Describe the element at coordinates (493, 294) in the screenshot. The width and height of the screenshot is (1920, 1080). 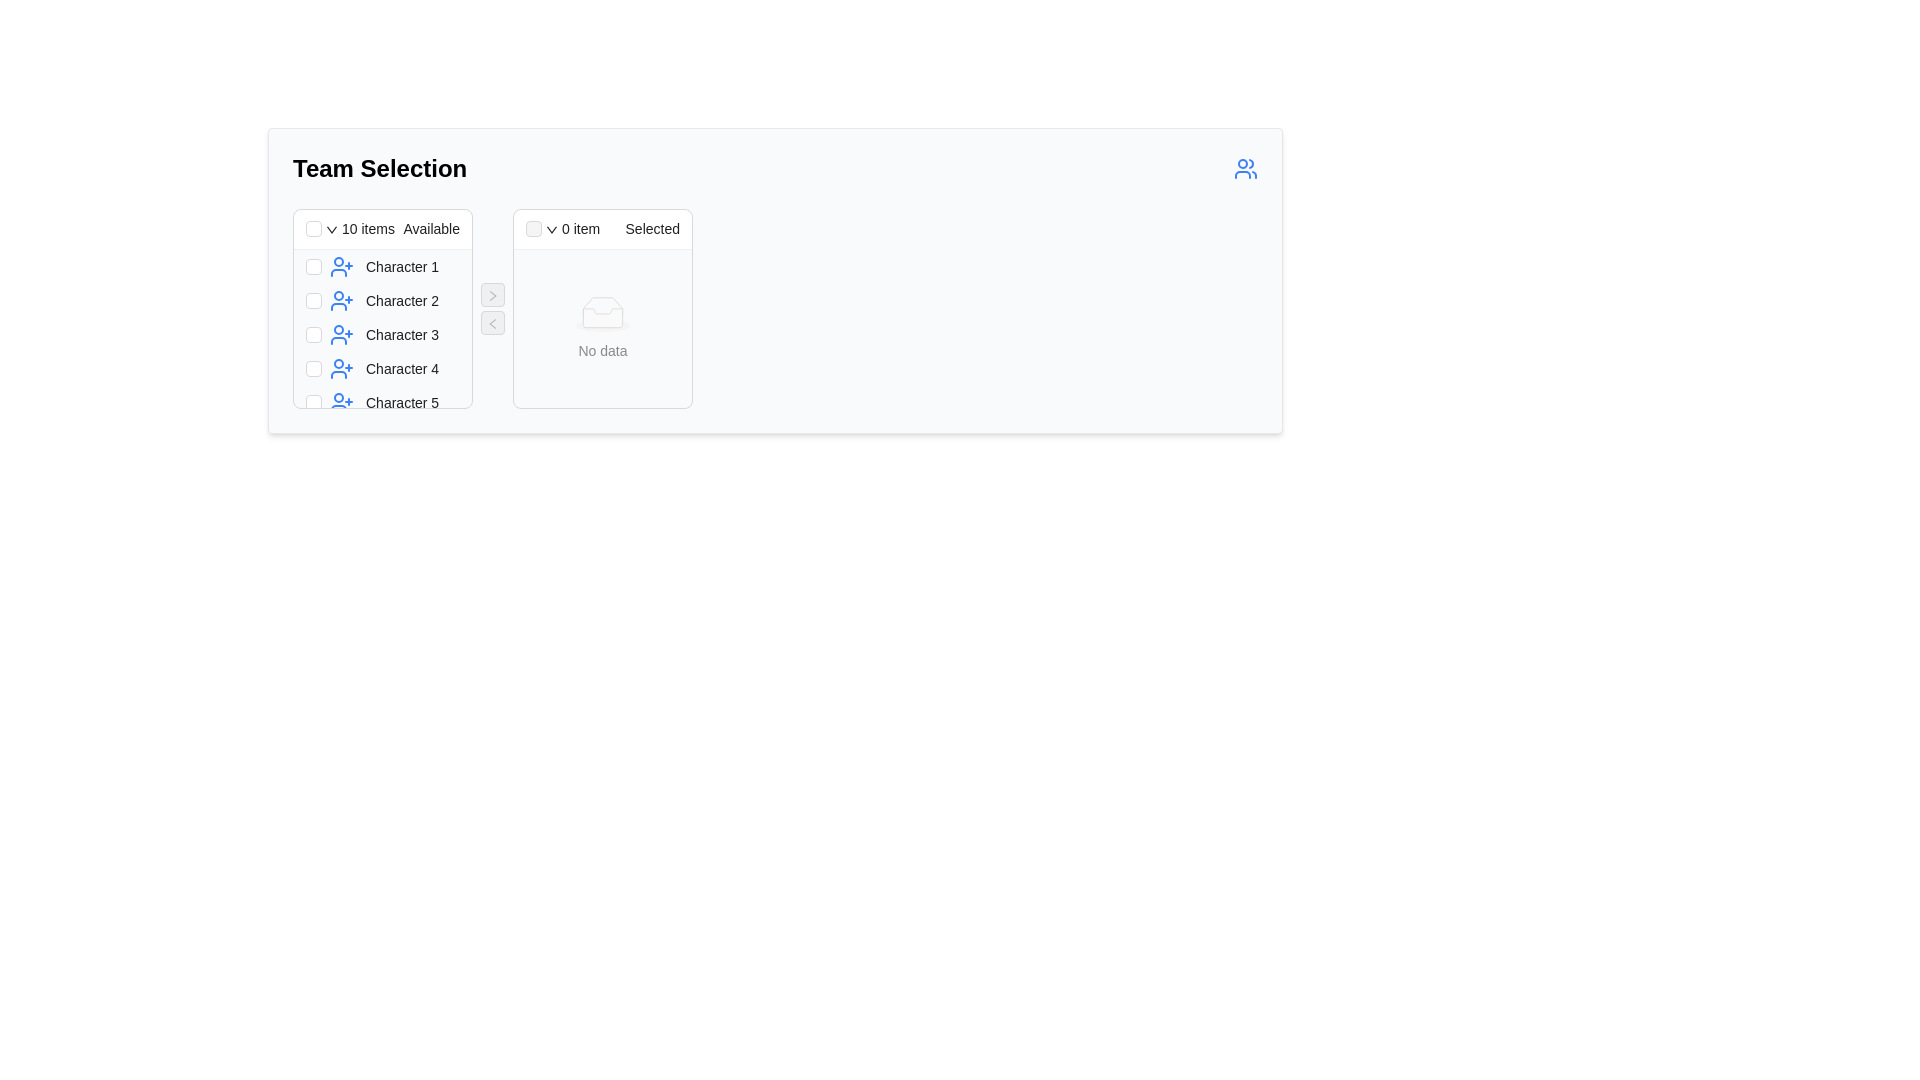
I see `the unique right-facing arrow icon button located on the right side of the 'Available' column in the Team Selection interface` at that location.